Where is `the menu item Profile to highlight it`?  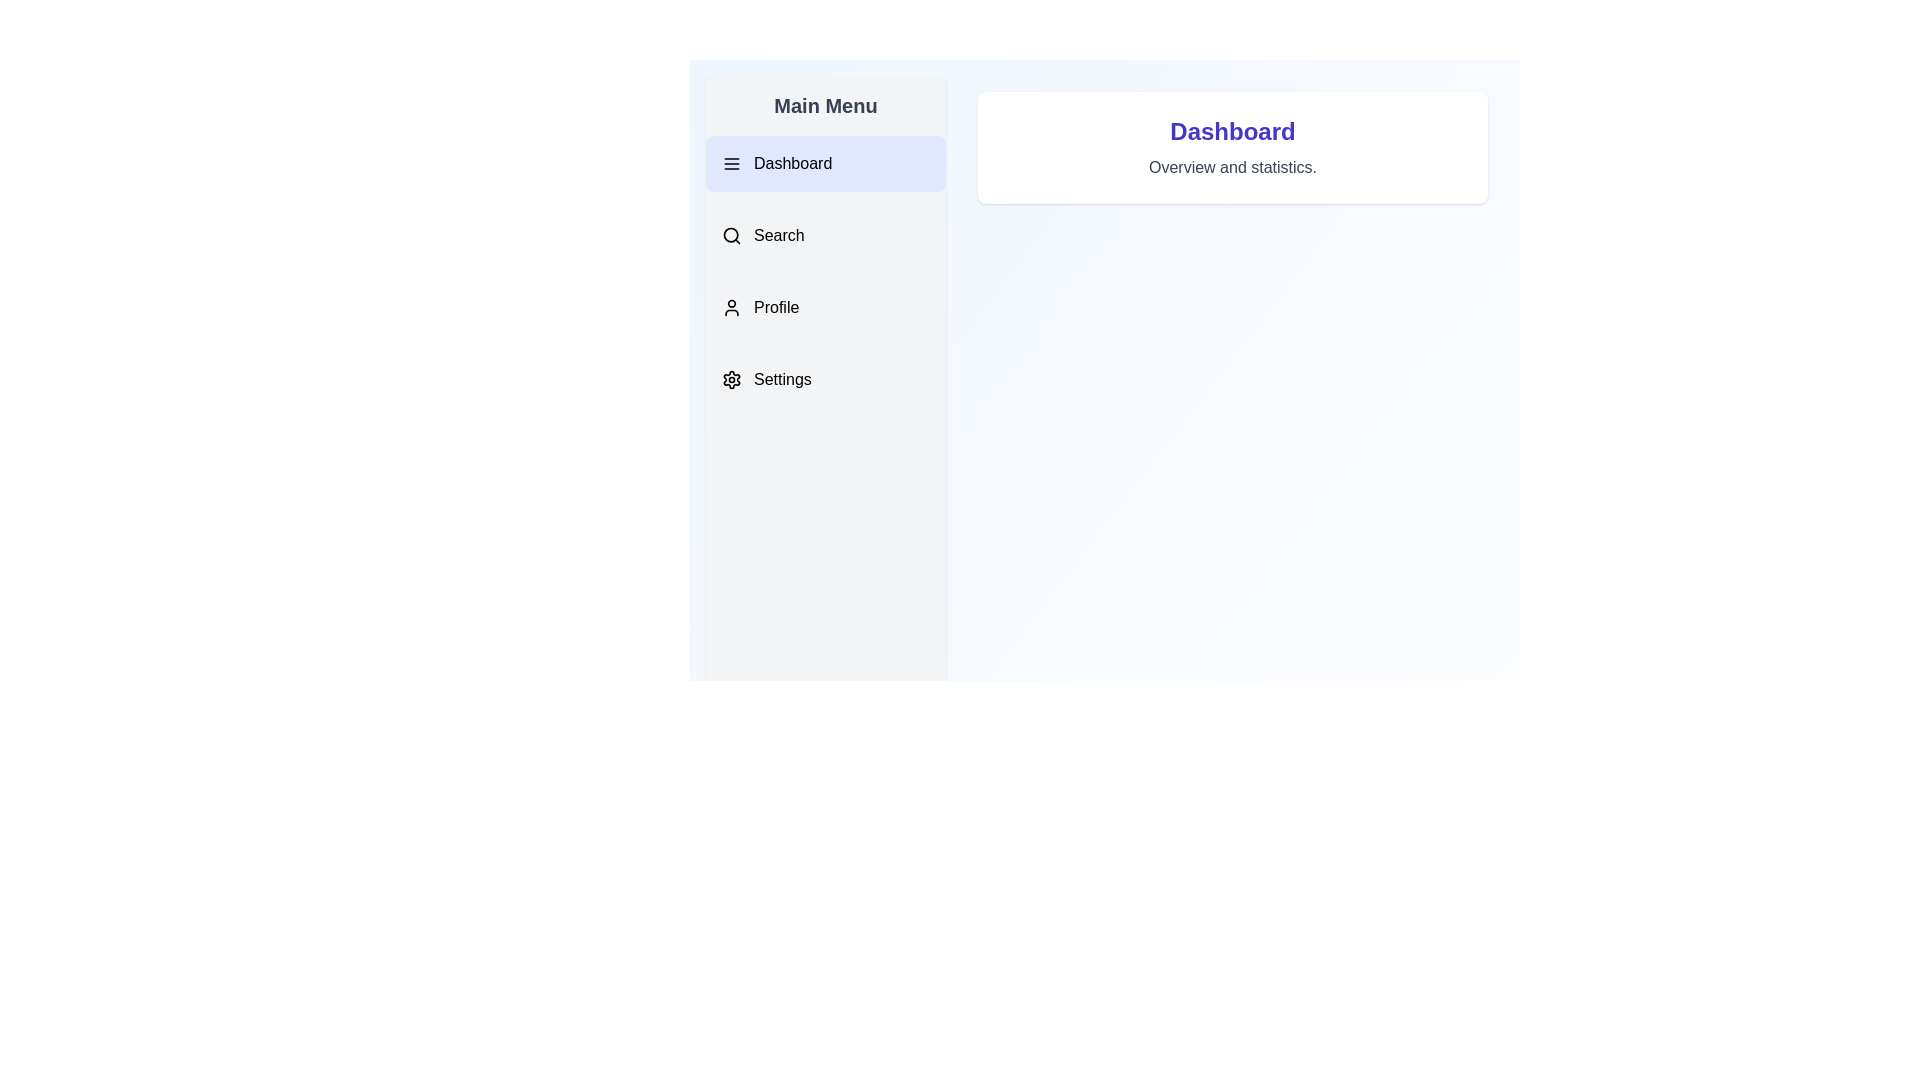 the menu item Profile to highlight it is located at coordinates (825, 308).